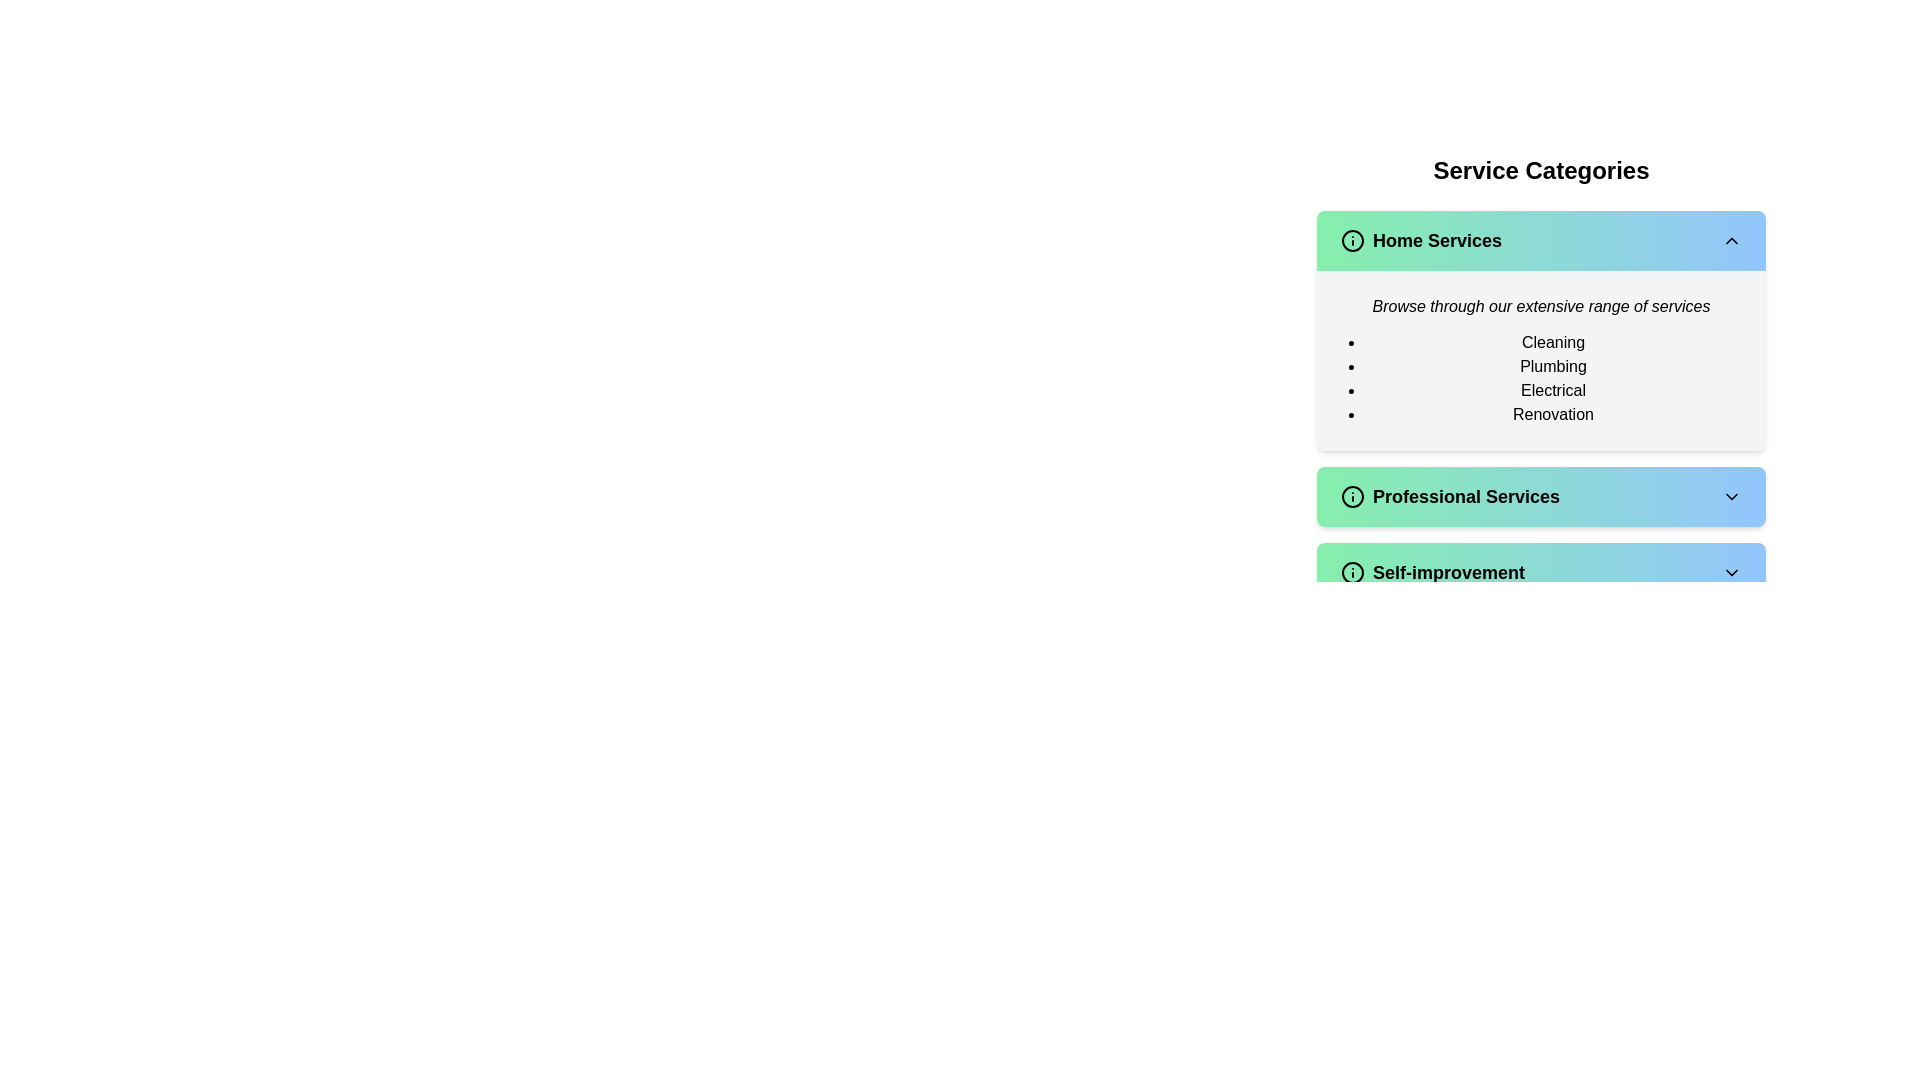  I want to click on the 'Cleaning' category list item in the 'Home Services' section, so click(1552, 342).